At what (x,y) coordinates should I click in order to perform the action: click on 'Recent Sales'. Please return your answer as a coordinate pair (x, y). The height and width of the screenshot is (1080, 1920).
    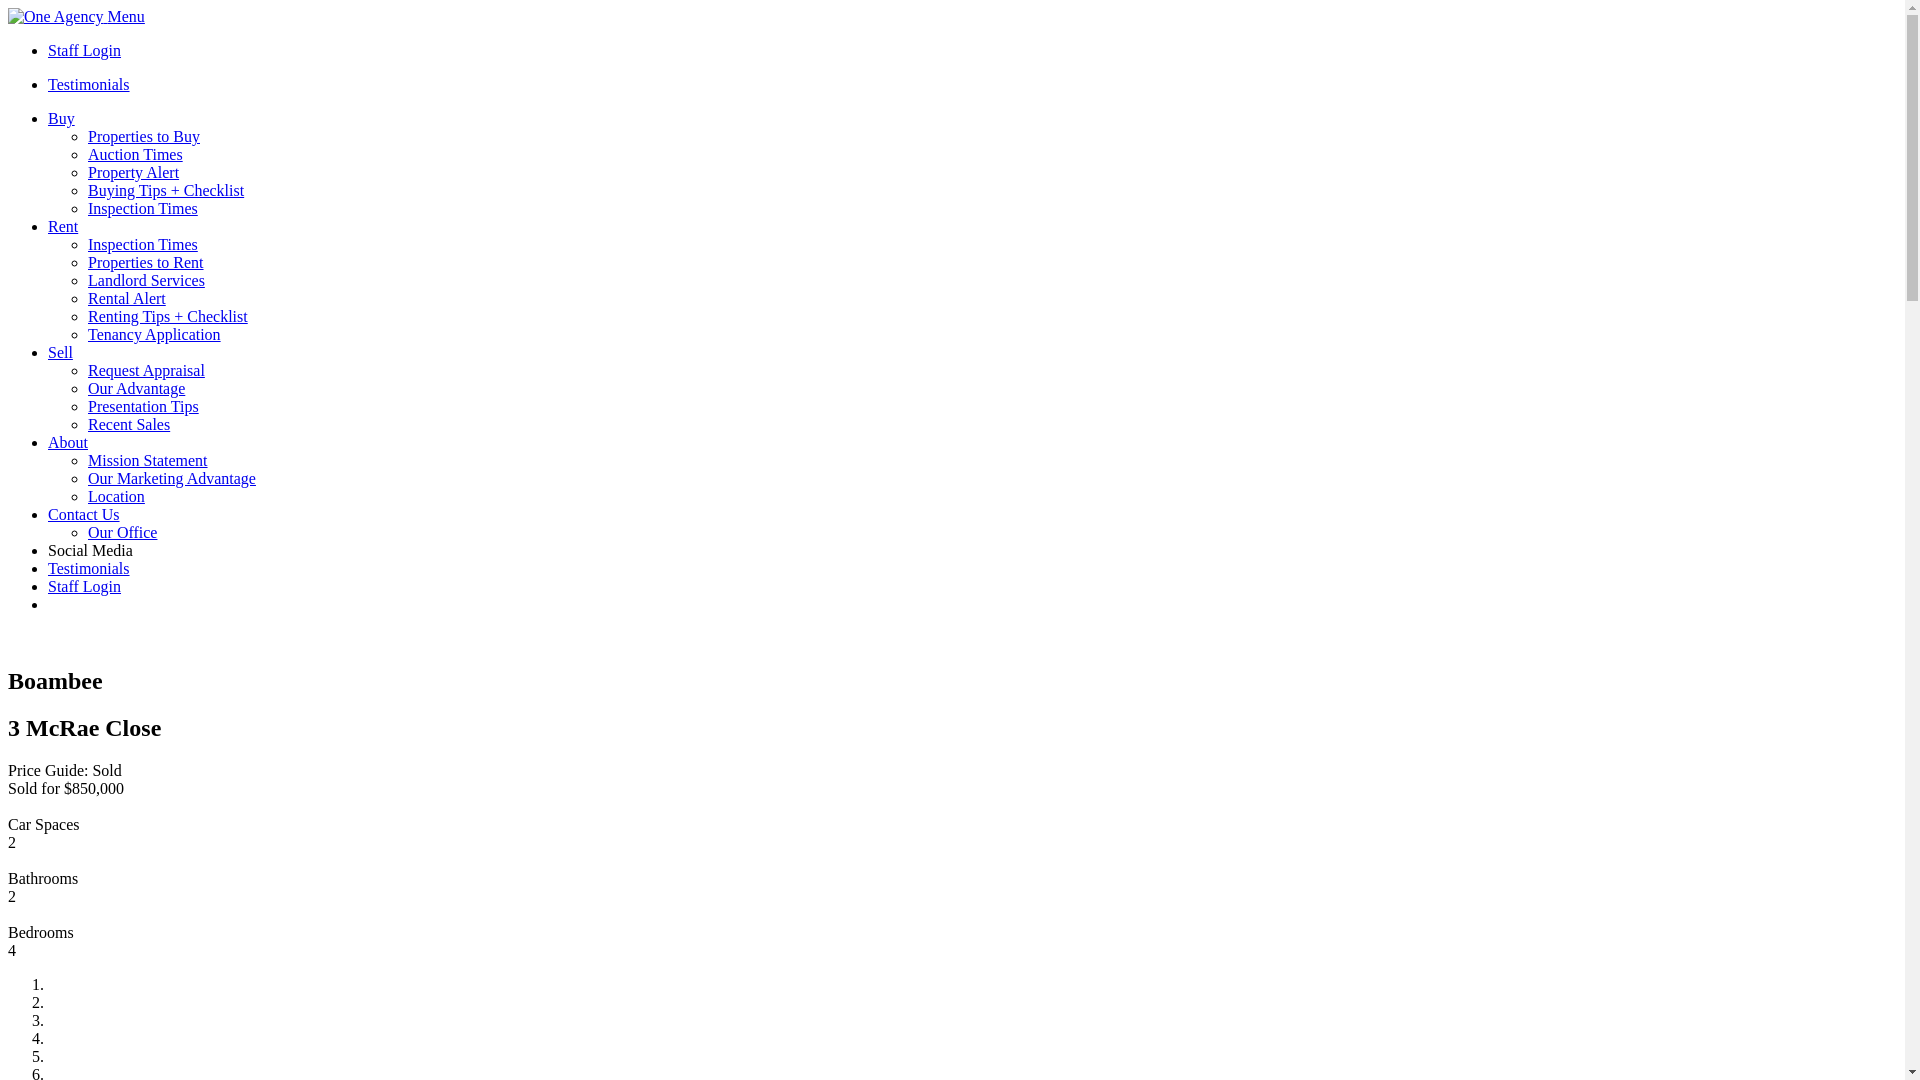
    Looking at the image, I should click on (128, 423).